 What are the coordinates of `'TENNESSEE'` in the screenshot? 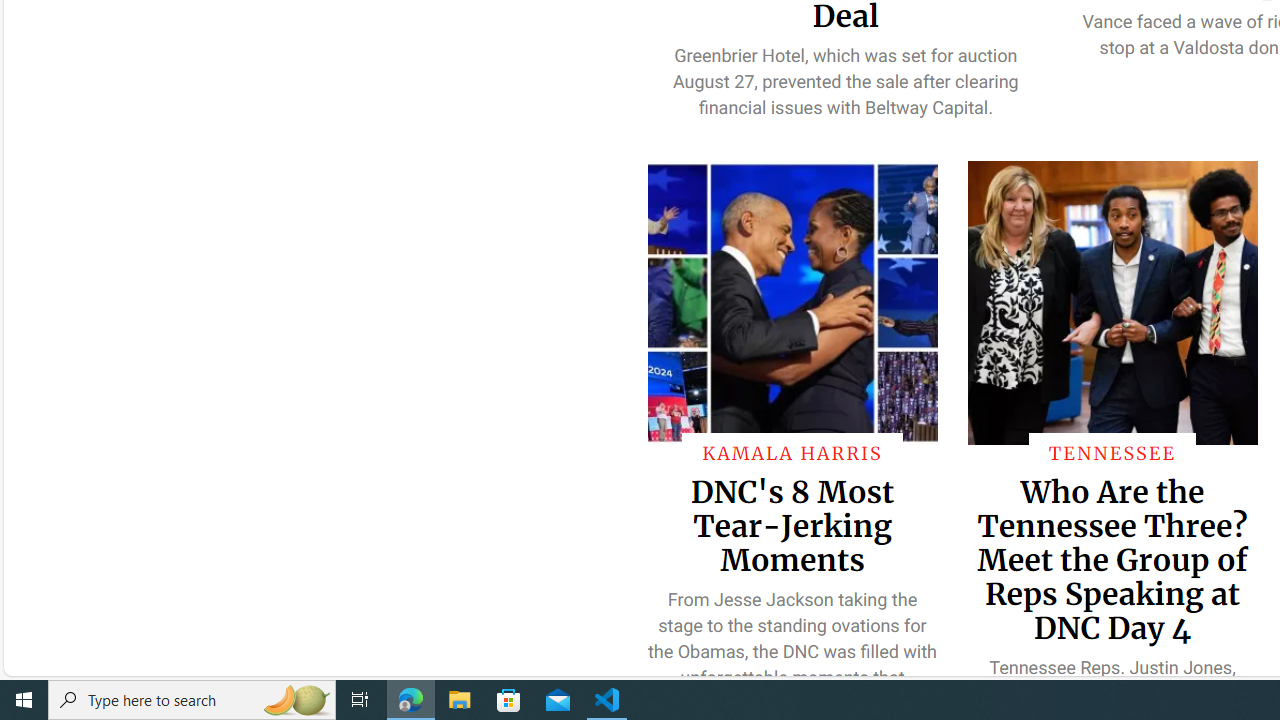 It's located at (1111, 452).